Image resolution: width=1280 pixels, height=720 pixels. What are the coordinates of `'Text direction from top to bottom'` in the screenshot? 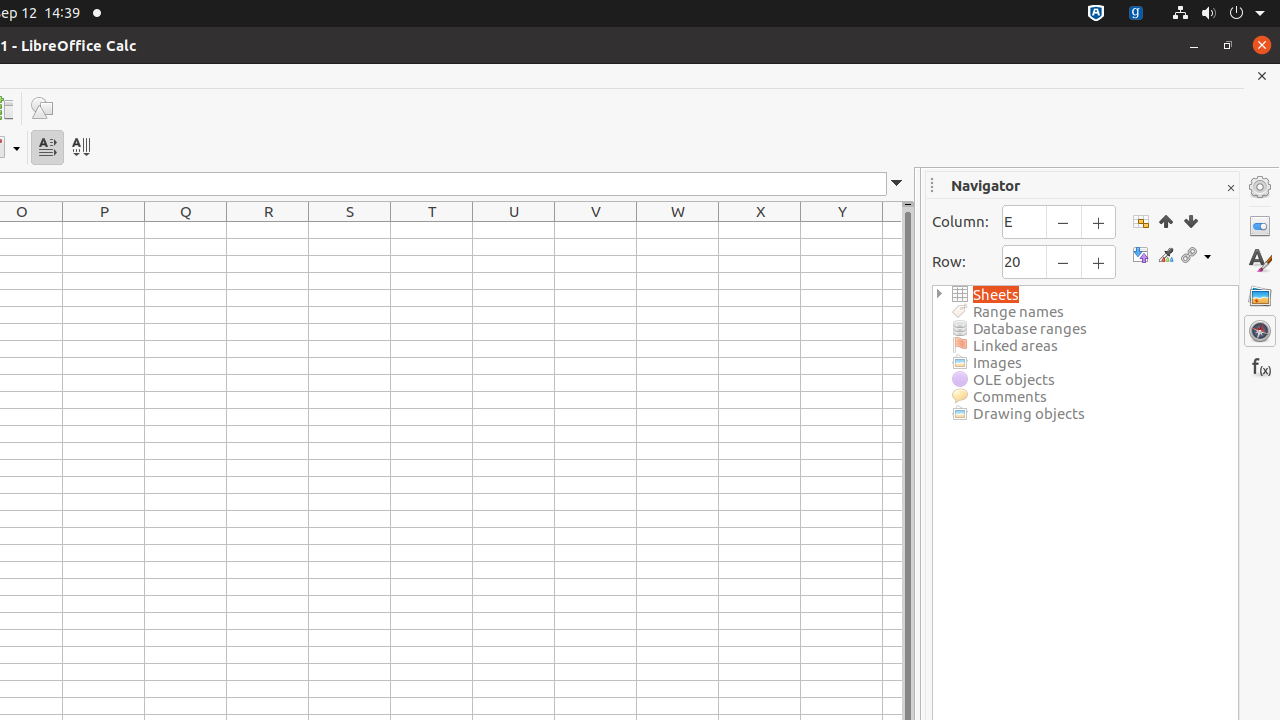 It's located at (80, 146).